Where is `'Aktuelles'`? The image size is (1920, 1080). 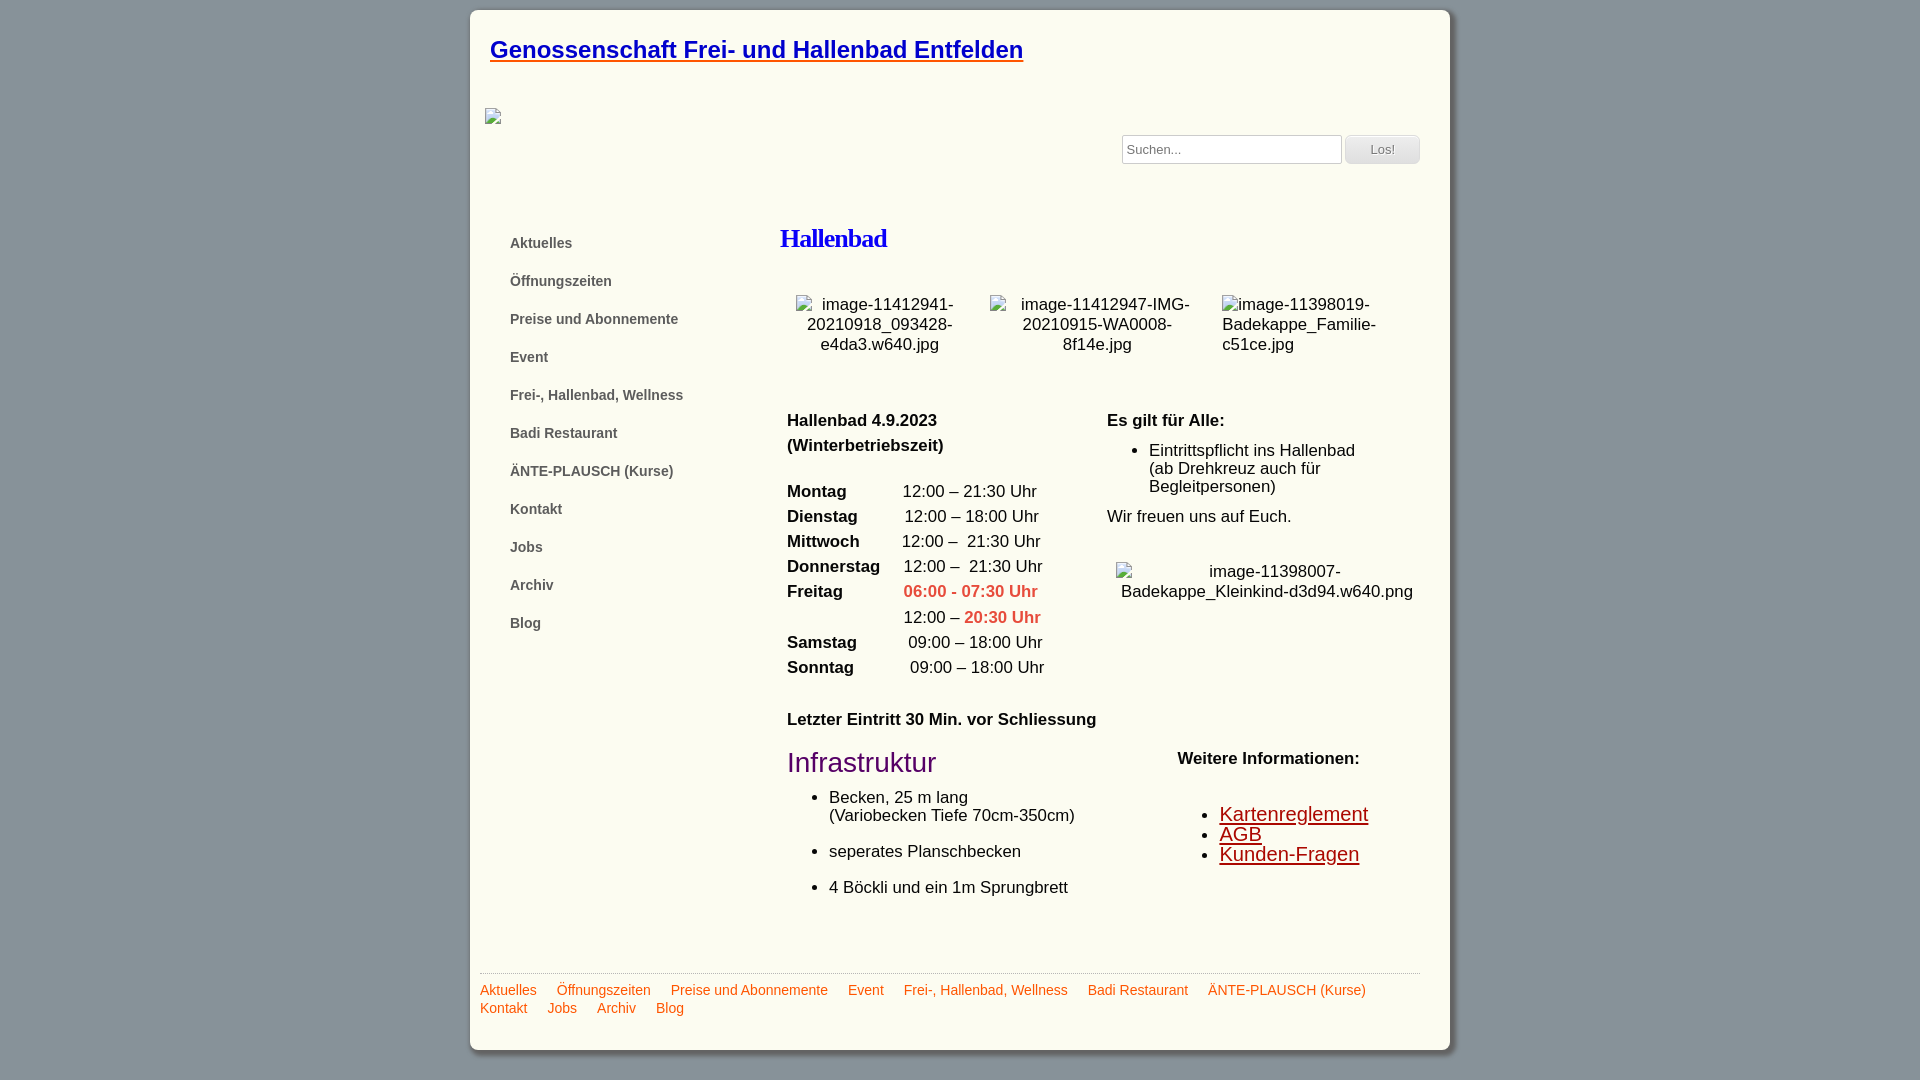 'Aktuelles' is located at coordinates (480, 990).